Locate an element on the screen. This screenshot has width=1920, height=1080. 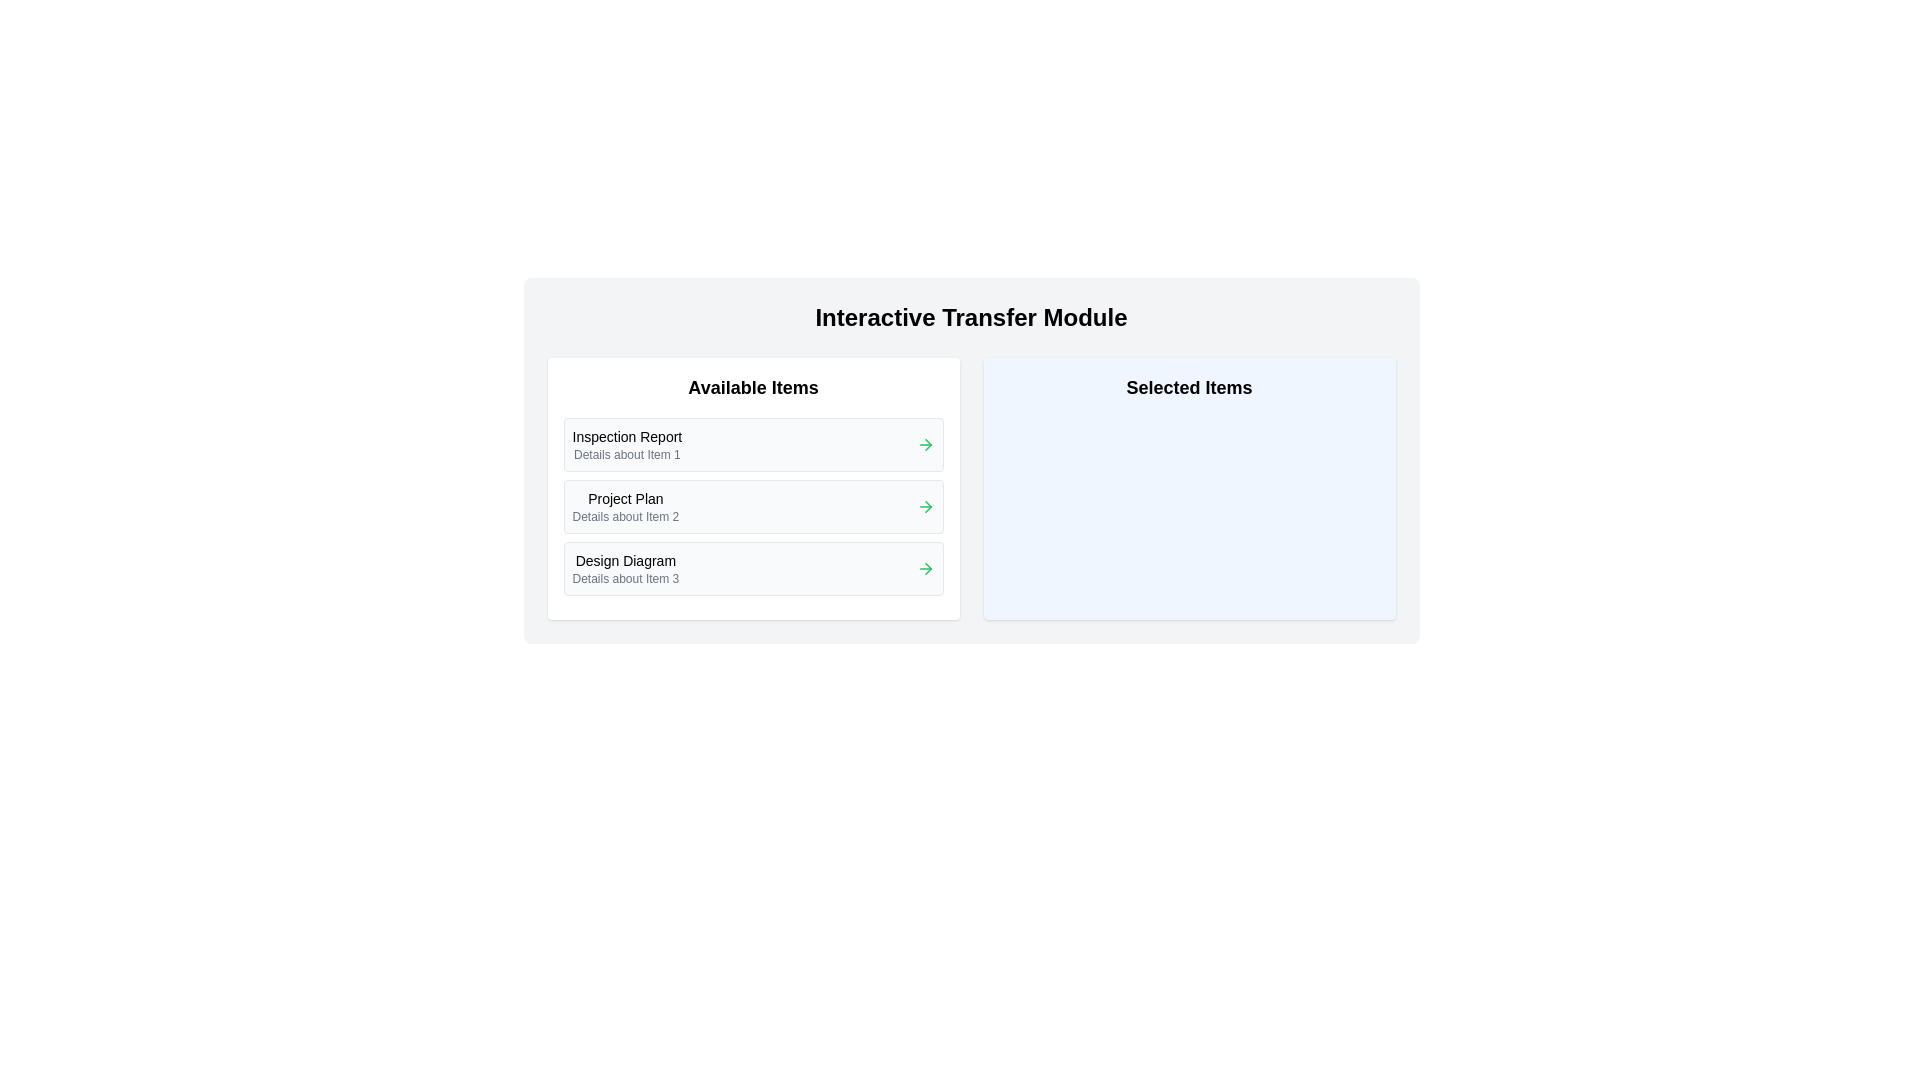
the Text label that provides additional details about the 'Project Plan' item located in the 'Available Items' section beneath the heading 'Interactive Transfer Module' is located at coordinates (624, 515).